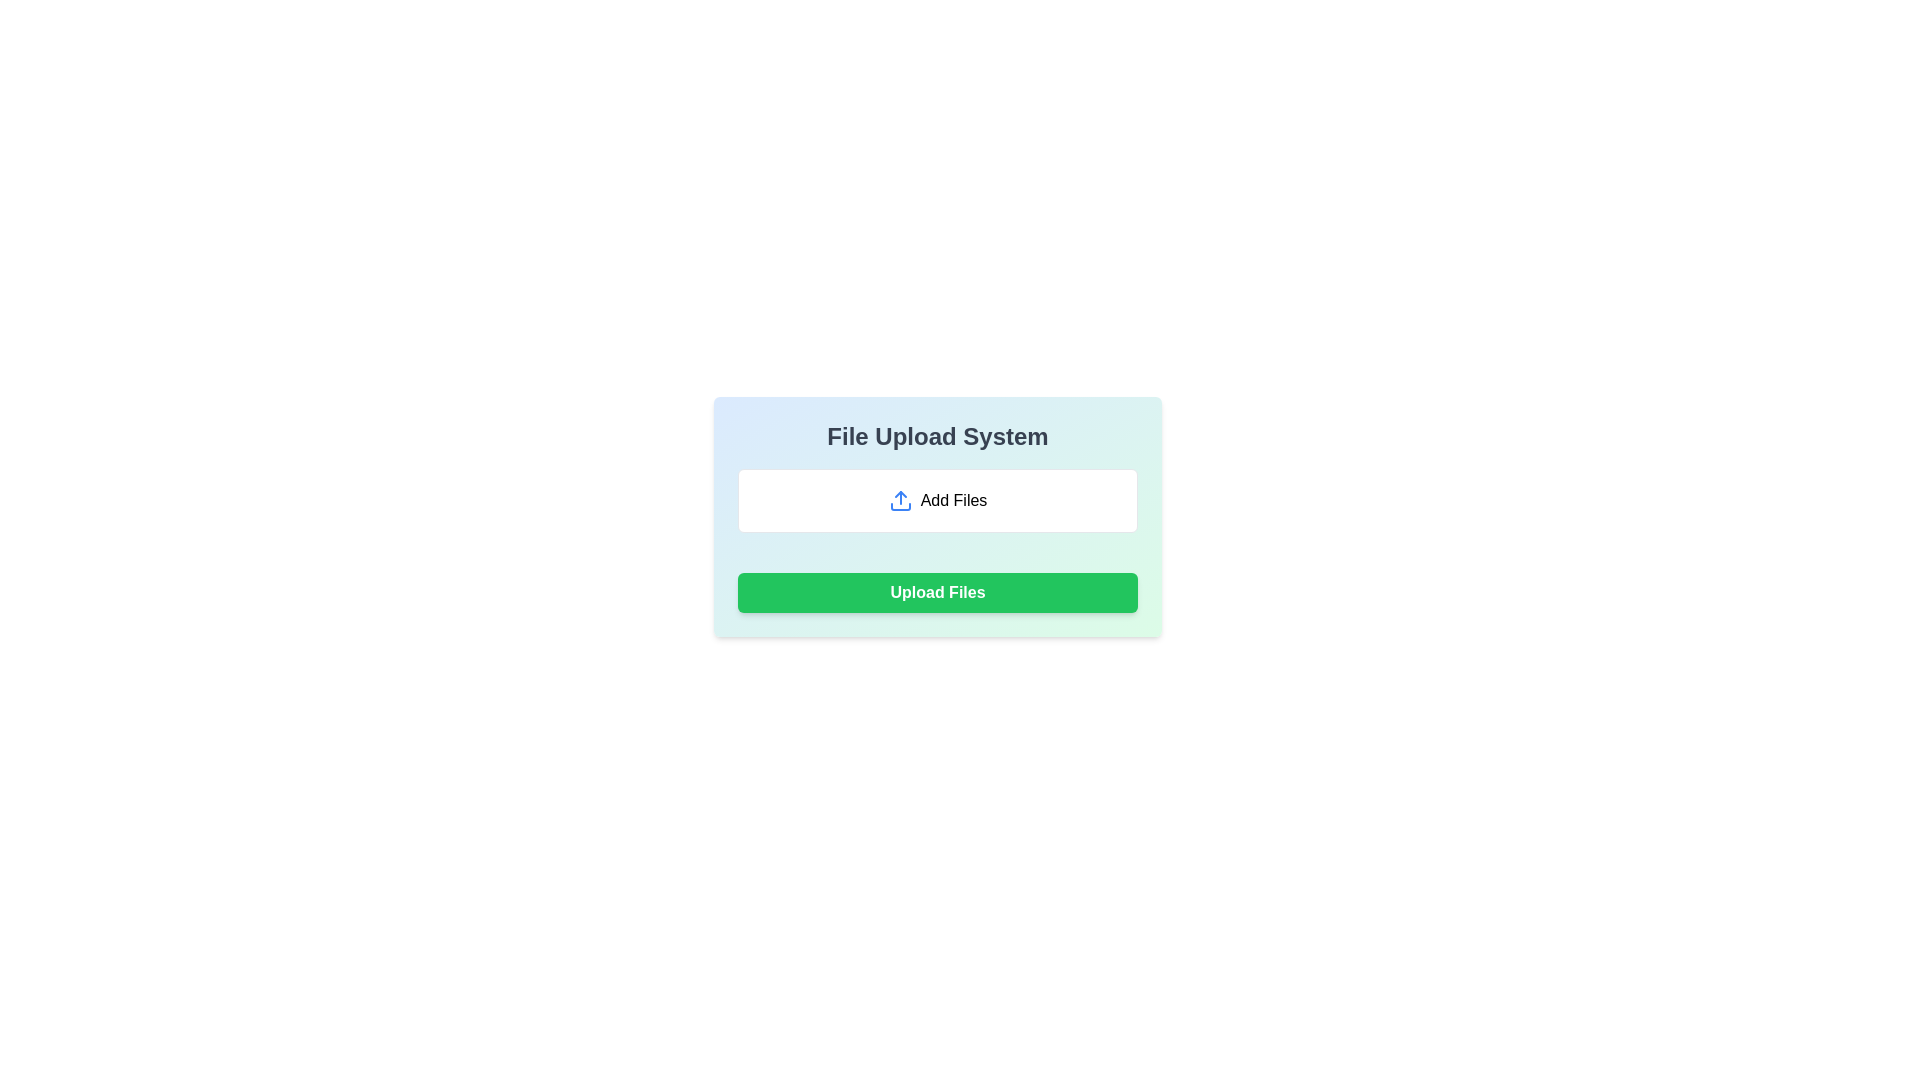 This screenshot has height=1080, width=1920. What do you see at coordinates (953, 500) in the screenshot?
I see `text of the 'Add Files' label, which is displayed in bold black font within a white background and gray border, located to the right of the upload icon` at bounding box center [953, 500].